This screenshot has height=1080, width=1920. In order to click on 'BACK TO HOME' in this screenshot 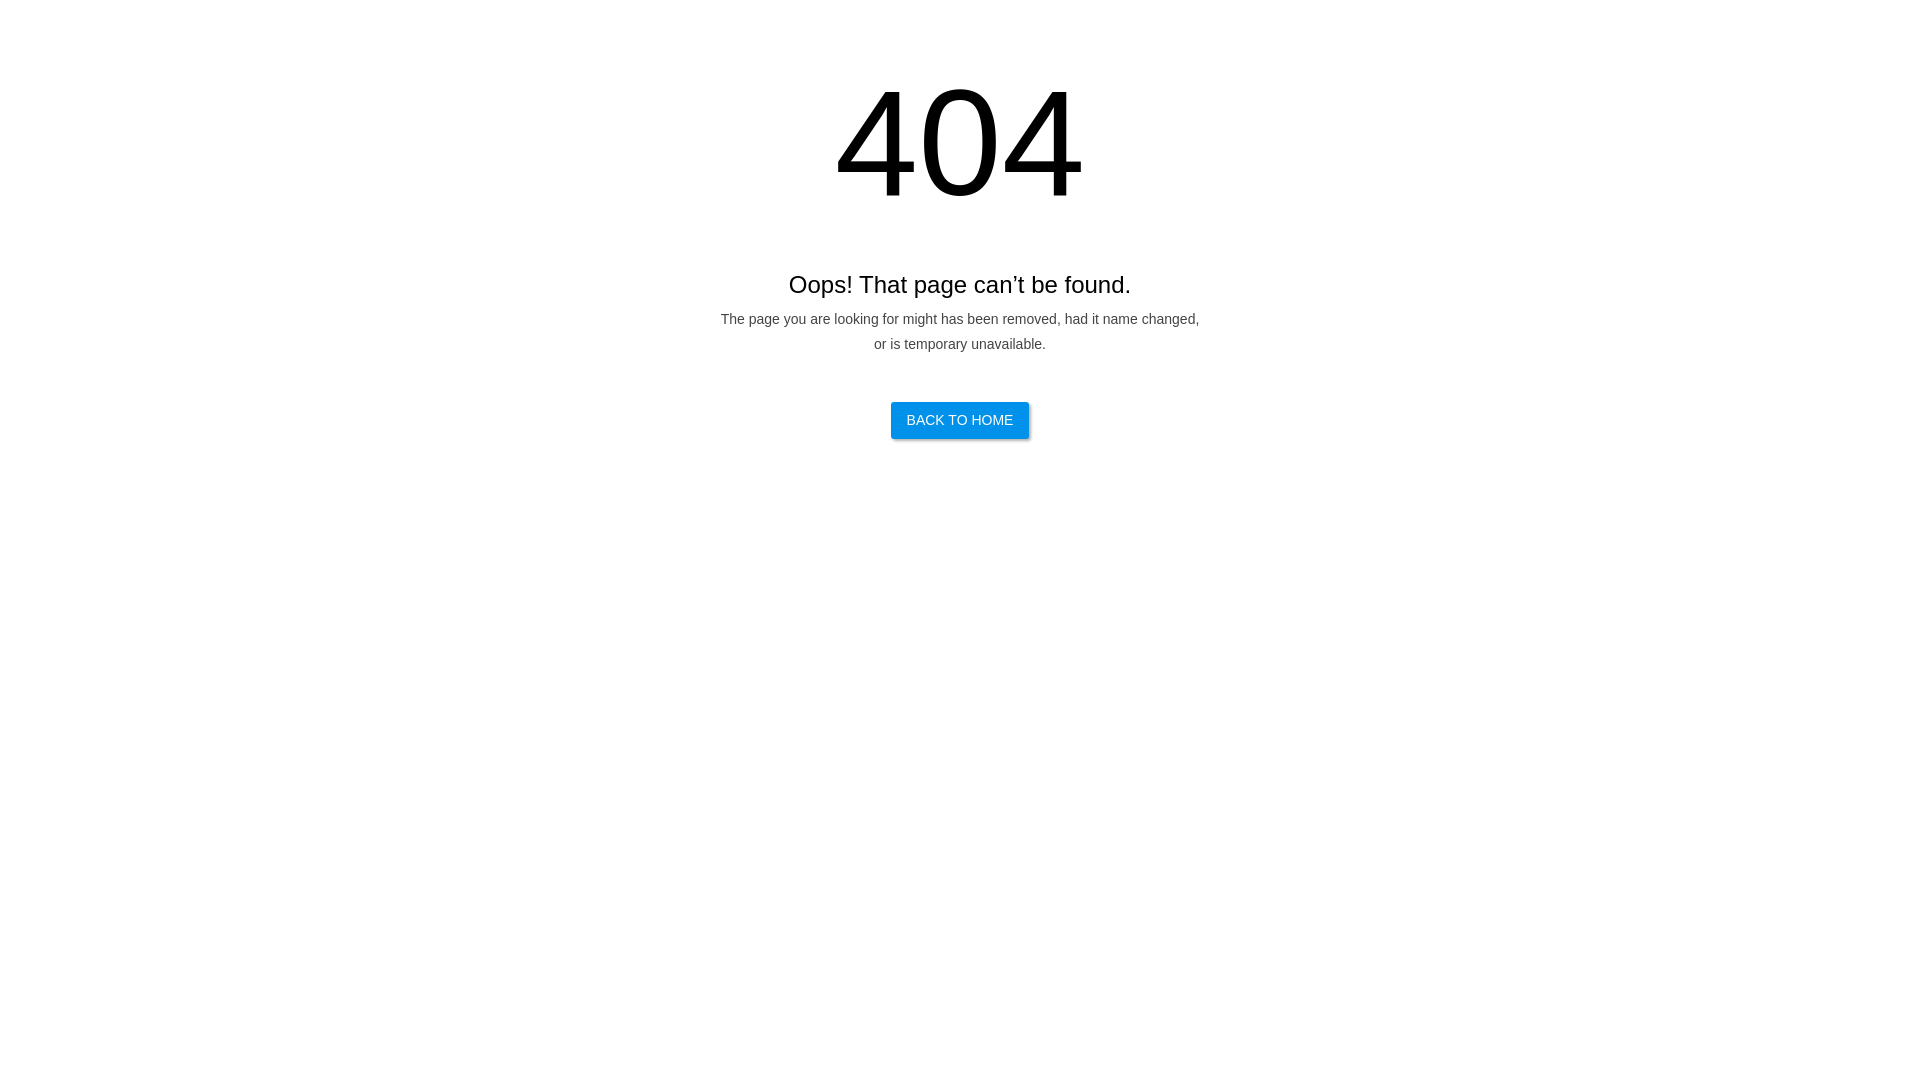, I will do `click(960, 419)`.